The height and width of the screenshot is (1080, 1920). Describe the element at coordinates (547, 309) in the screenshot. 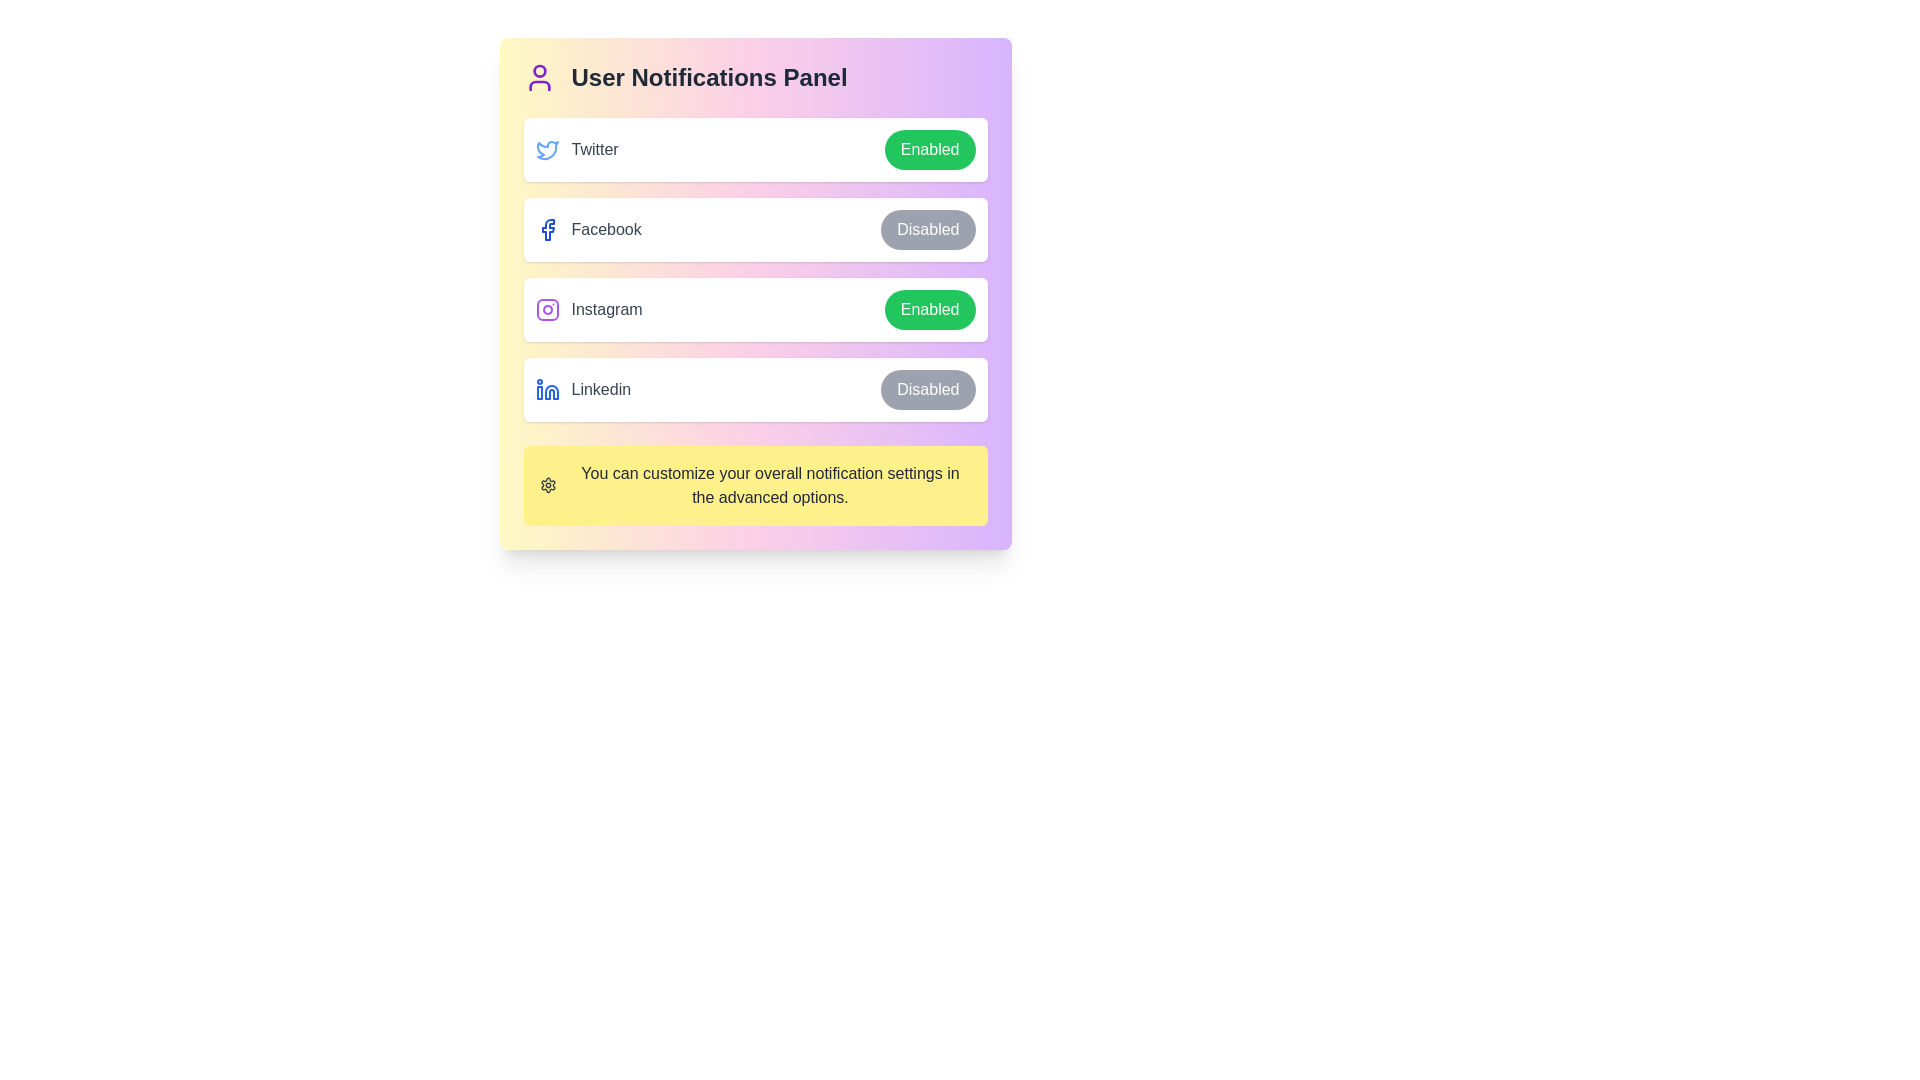

I see `the Instagram logo icon in the User Notifications Panel, which is styled in purple with a rounded square and circular cutout, located between the Facebook and LinkedIn rows` at that location.